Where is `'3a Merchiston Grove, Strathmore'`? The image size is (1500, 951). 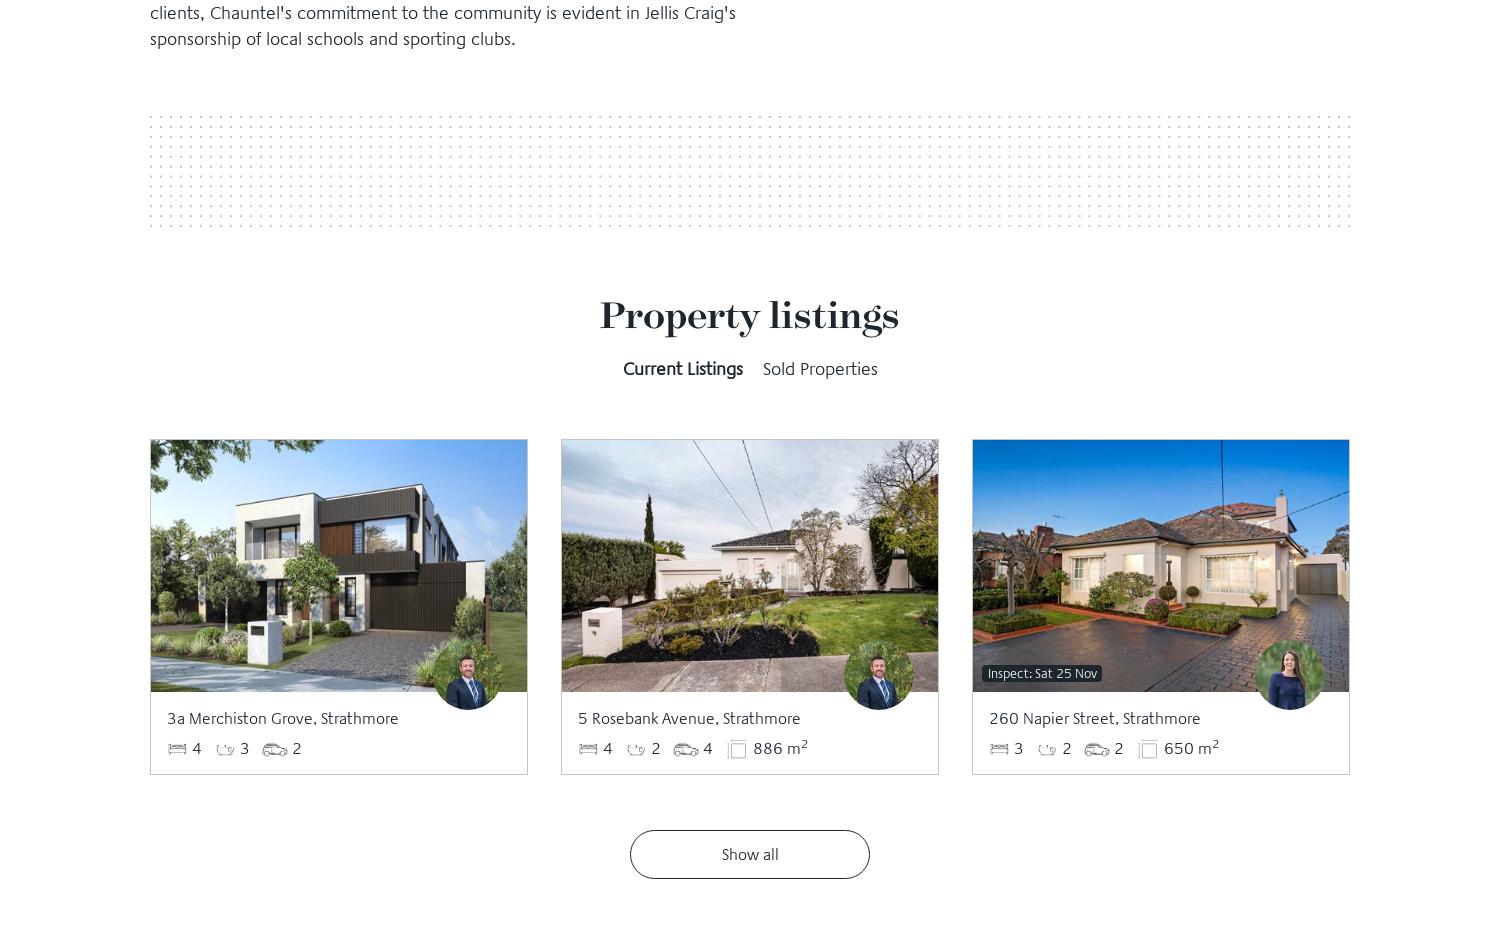 '3a Merchiston Grove, Strathmore' is located at coordinates (283, 716).